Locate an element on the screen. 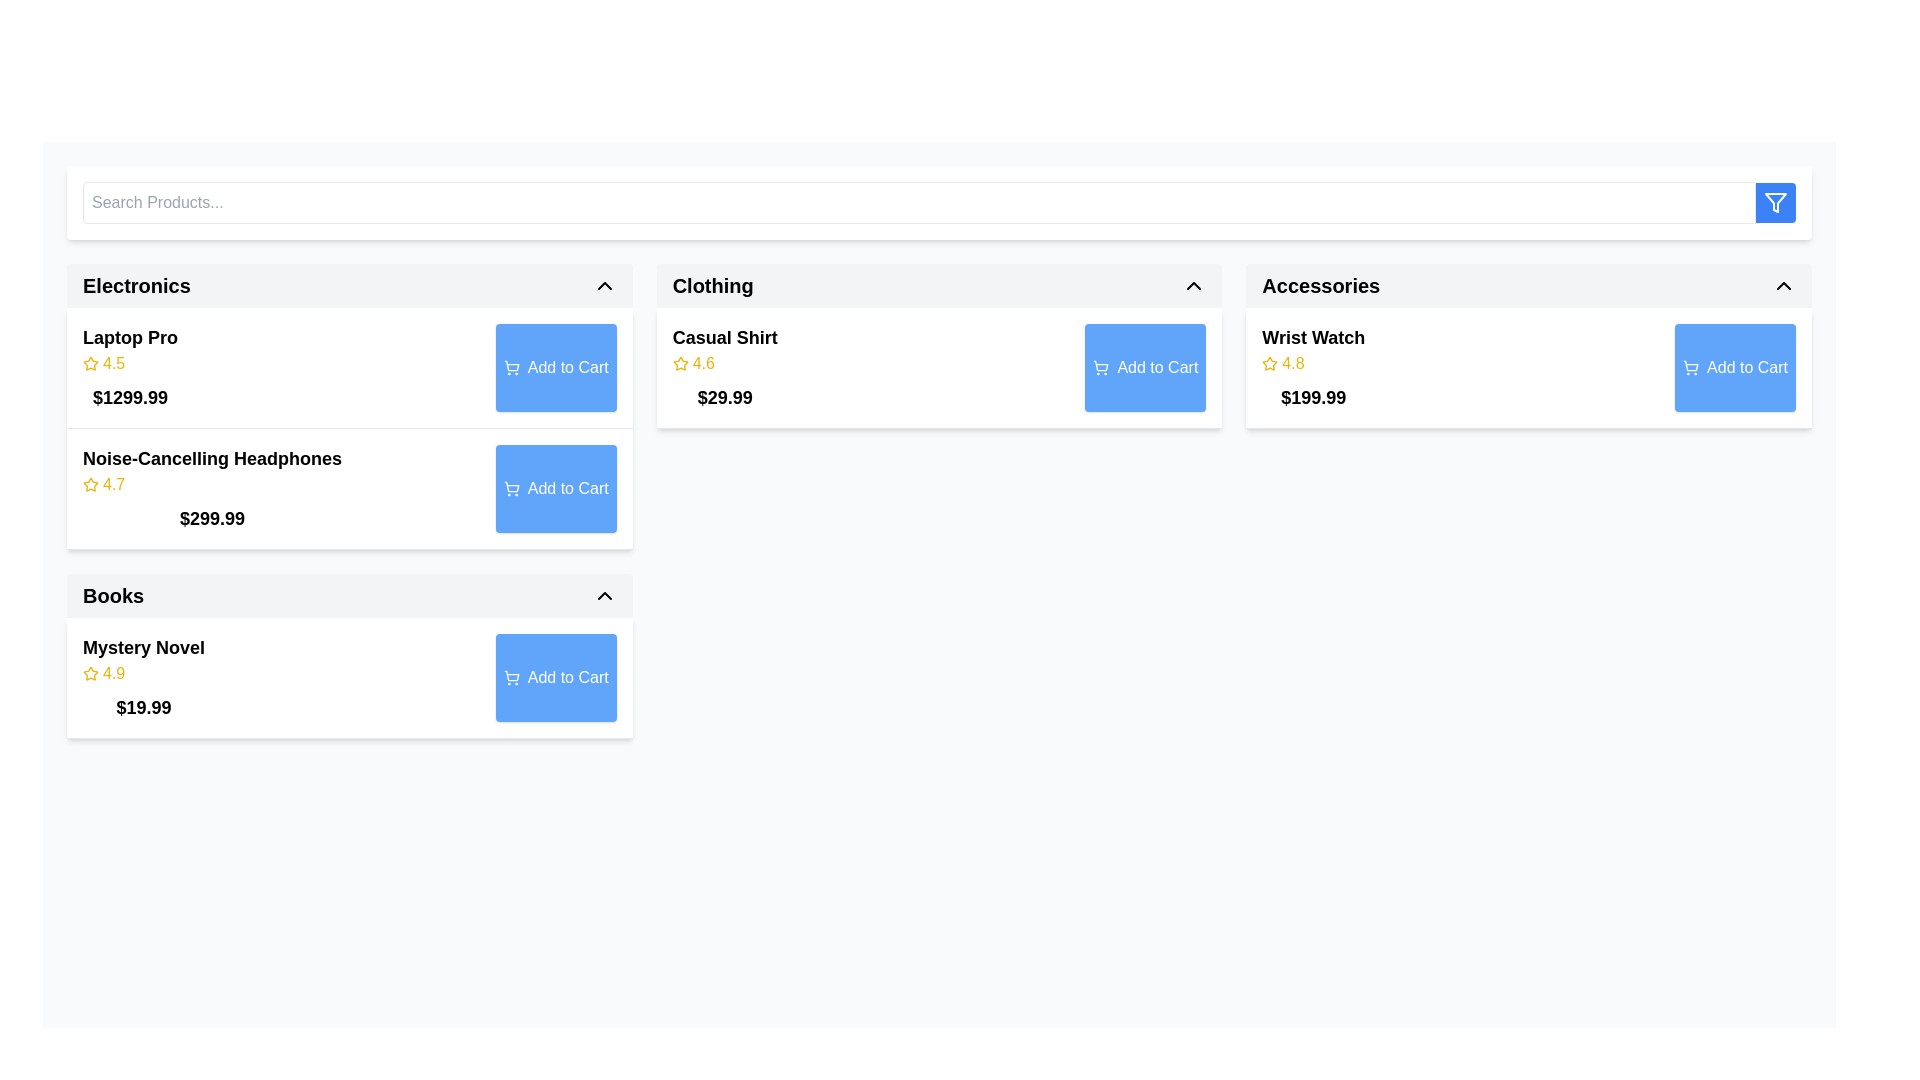 The image size is (1920, 1080). the filter button located on the right side of the search bar, which has a white background and a subtle shadow effect is located at coordinates (938, 203).